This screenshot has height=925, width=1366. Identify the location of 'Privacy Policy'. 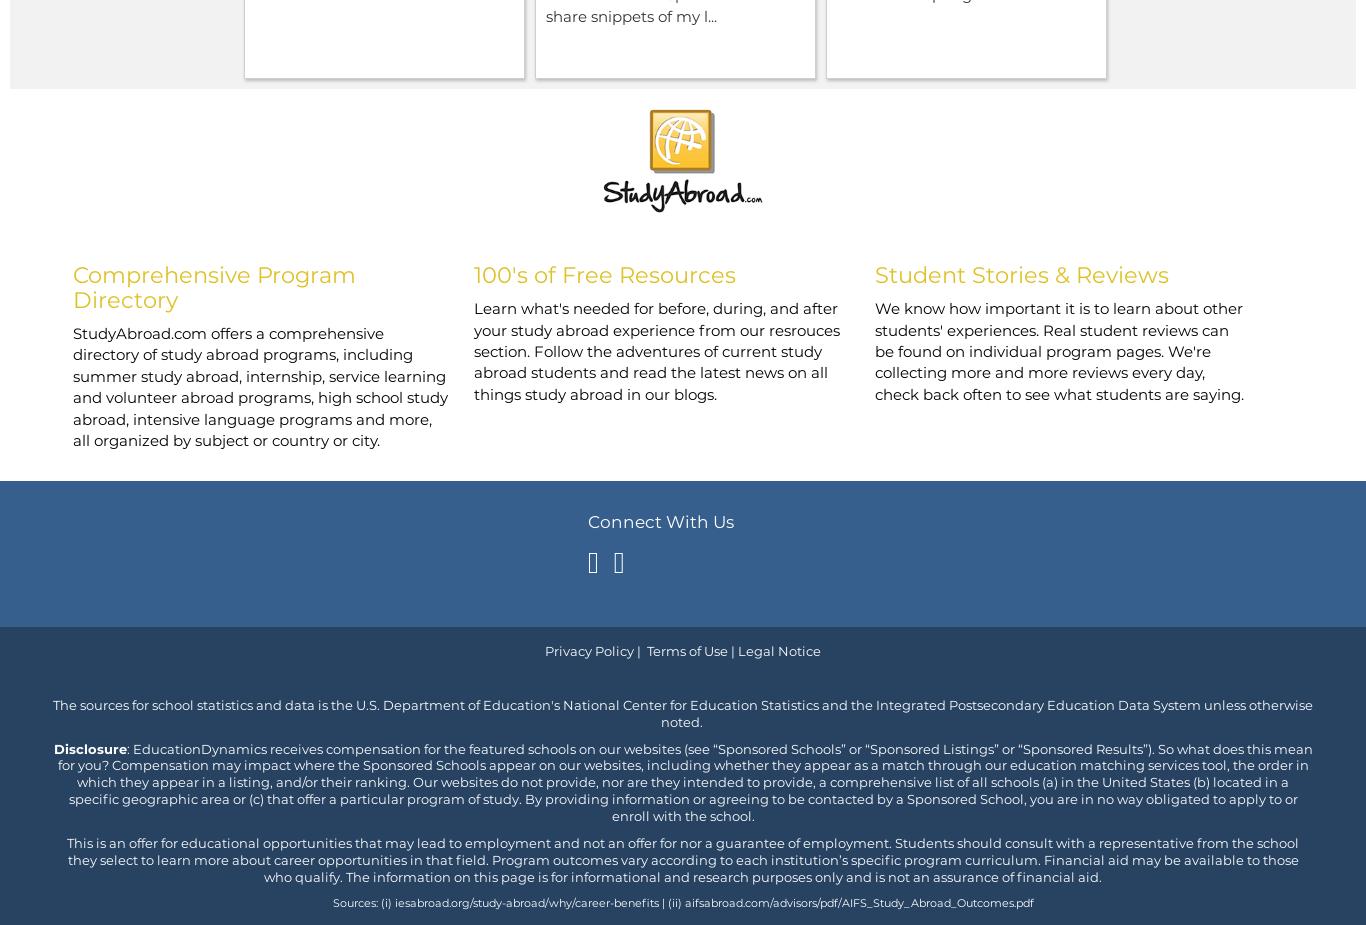
(588, 649).